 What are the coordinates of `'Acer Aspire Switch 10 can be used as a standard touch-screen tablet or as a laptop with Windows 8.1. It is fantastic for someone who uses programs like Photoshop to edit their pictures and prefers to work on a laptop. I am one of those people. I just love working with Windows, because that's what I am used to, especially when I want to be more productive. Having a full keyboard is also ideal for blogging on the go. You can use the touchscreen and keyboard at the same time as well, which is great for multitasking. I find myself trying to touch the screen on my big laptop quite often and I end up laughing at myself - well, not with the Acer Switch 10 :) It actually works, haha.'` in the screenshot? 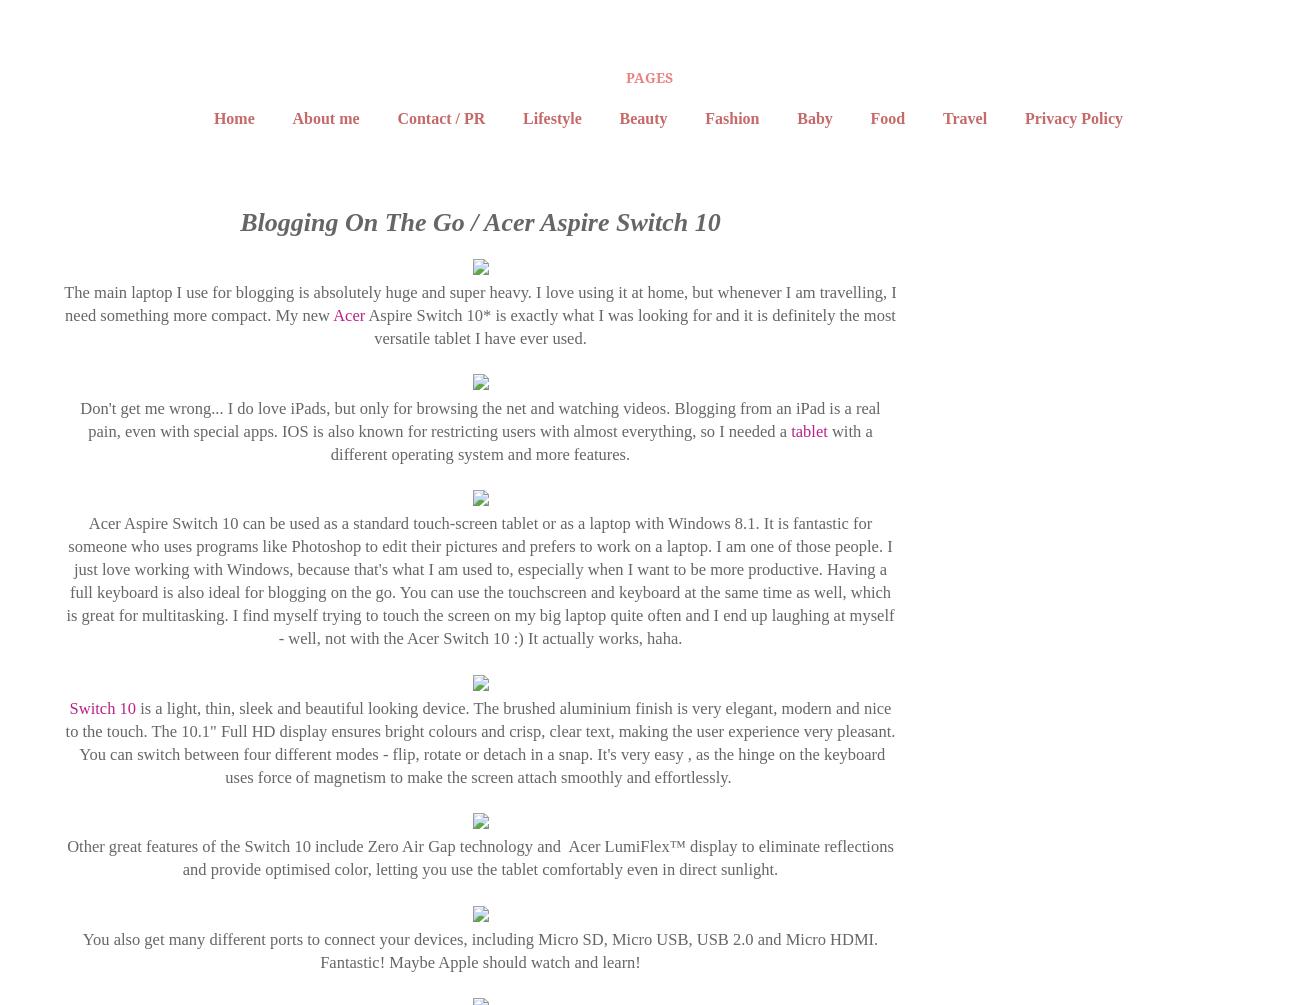 It's located at (480, 579).